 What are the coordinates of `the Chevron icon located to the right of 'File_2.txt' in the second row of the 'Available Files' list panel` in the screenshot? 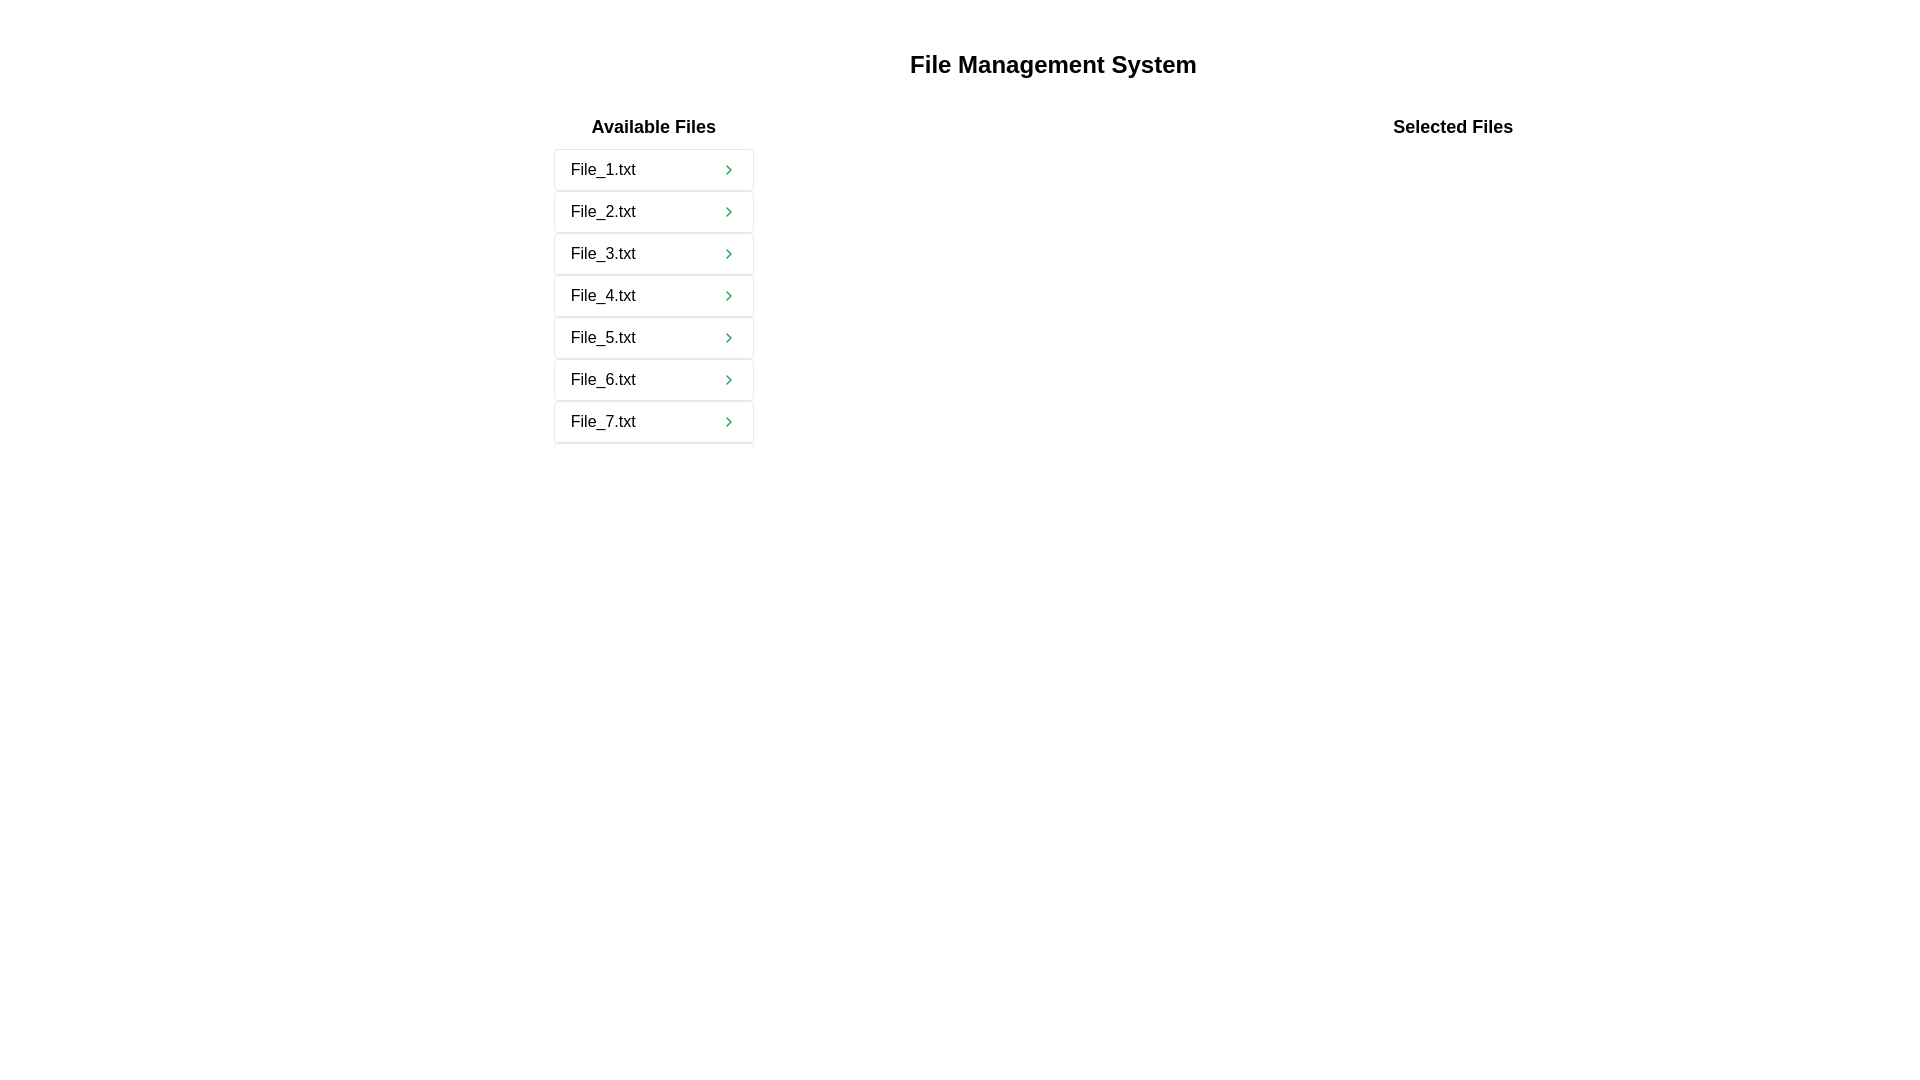 It's located at (727, 212).